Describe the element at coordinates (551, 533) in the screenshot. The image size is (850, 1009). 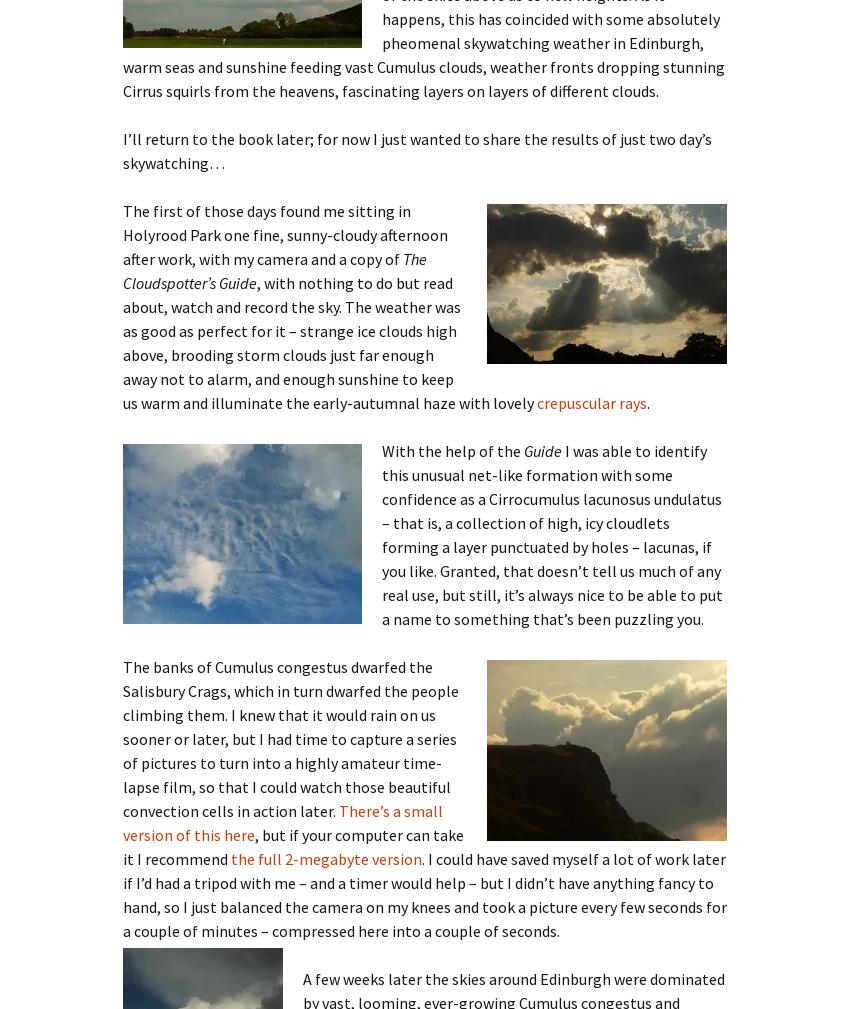
I see `'I was able to identify this unusual net-like formation with some confidence as a Cirrocumulus lacunosus undulatus – that is, a collection of high, icy cloudlets forming a layer punctuated by holes – lacunas, if you like. Granted, that doesn’t tell us much of any real use, but still, it’s always nice to be able to put a name to something that’s been puzzling you.'` at that location.